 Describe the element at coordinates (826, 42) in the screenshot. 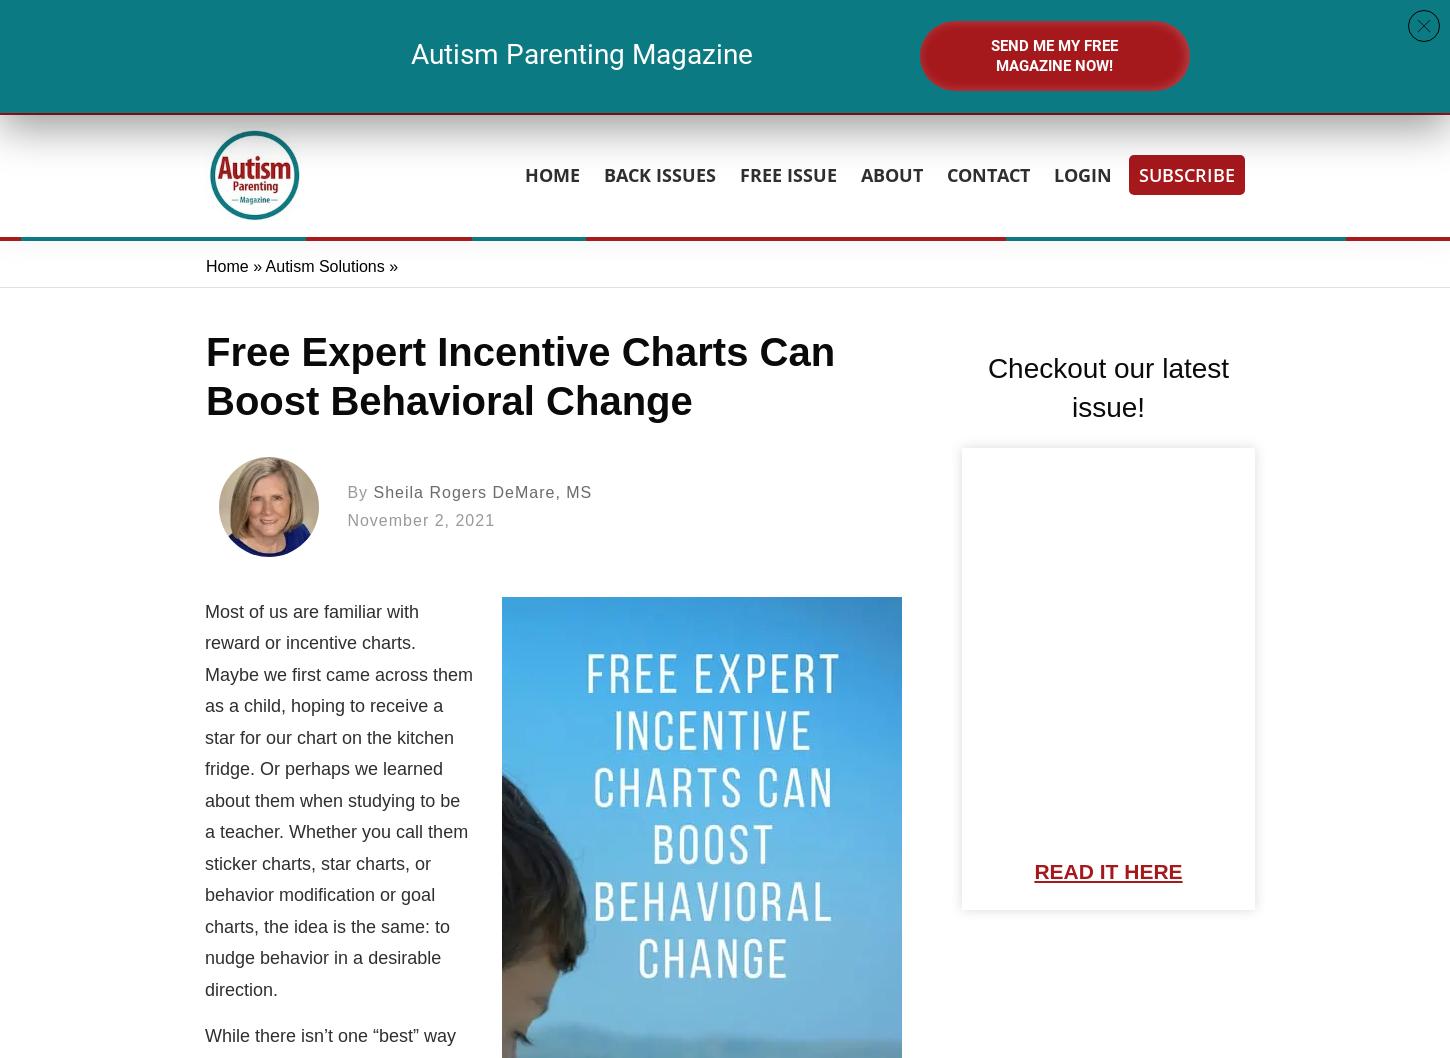

I see `'48'` at that location.